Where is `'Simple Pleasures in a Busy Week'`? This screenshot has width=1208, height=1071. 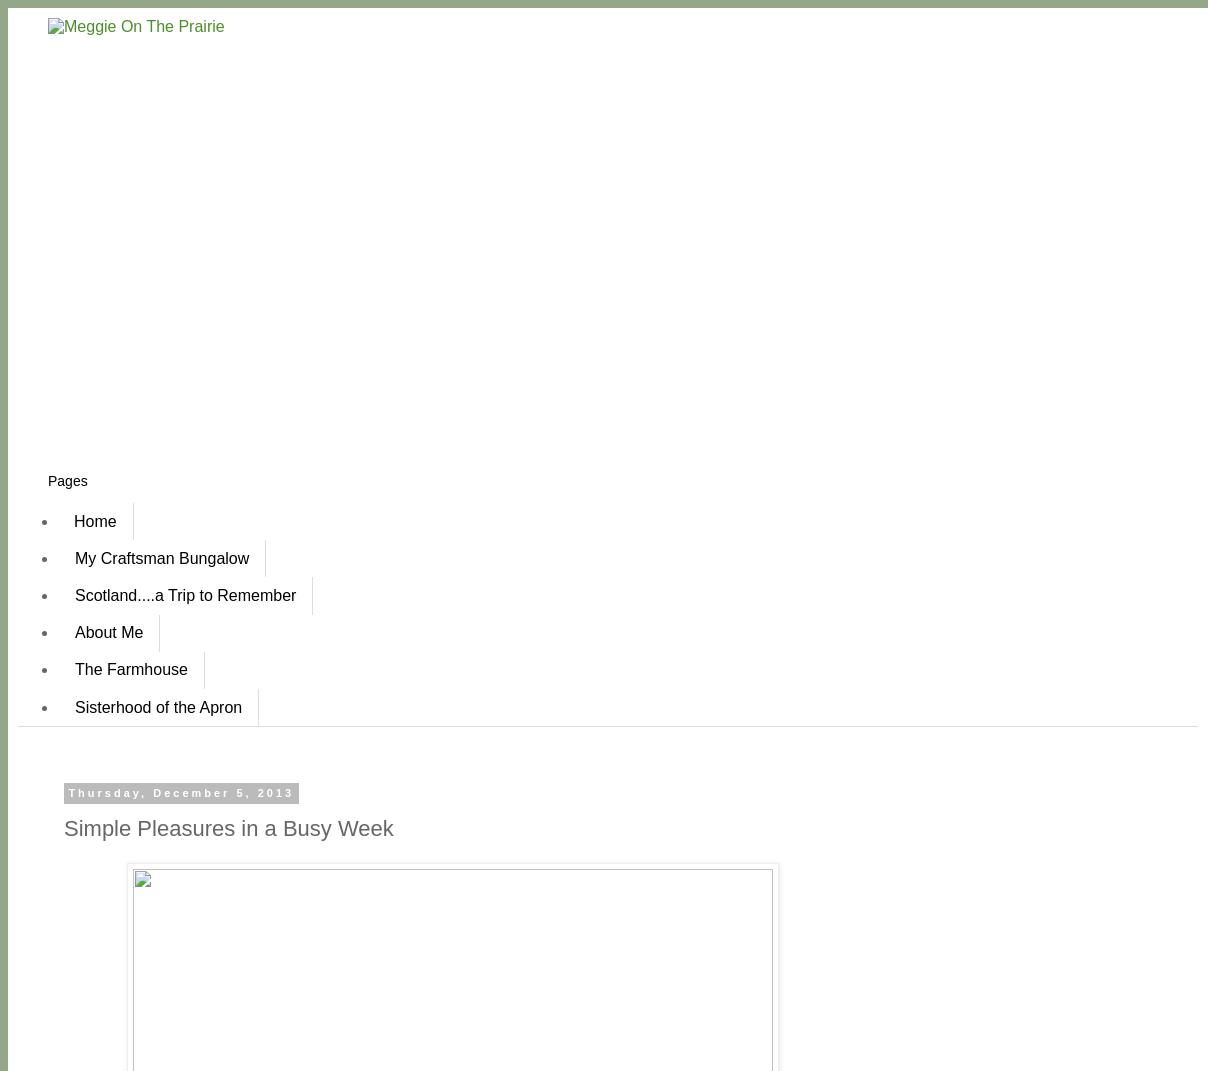 'Simple Pleasures in a Busy Week' is located at coordinates (228, 826).